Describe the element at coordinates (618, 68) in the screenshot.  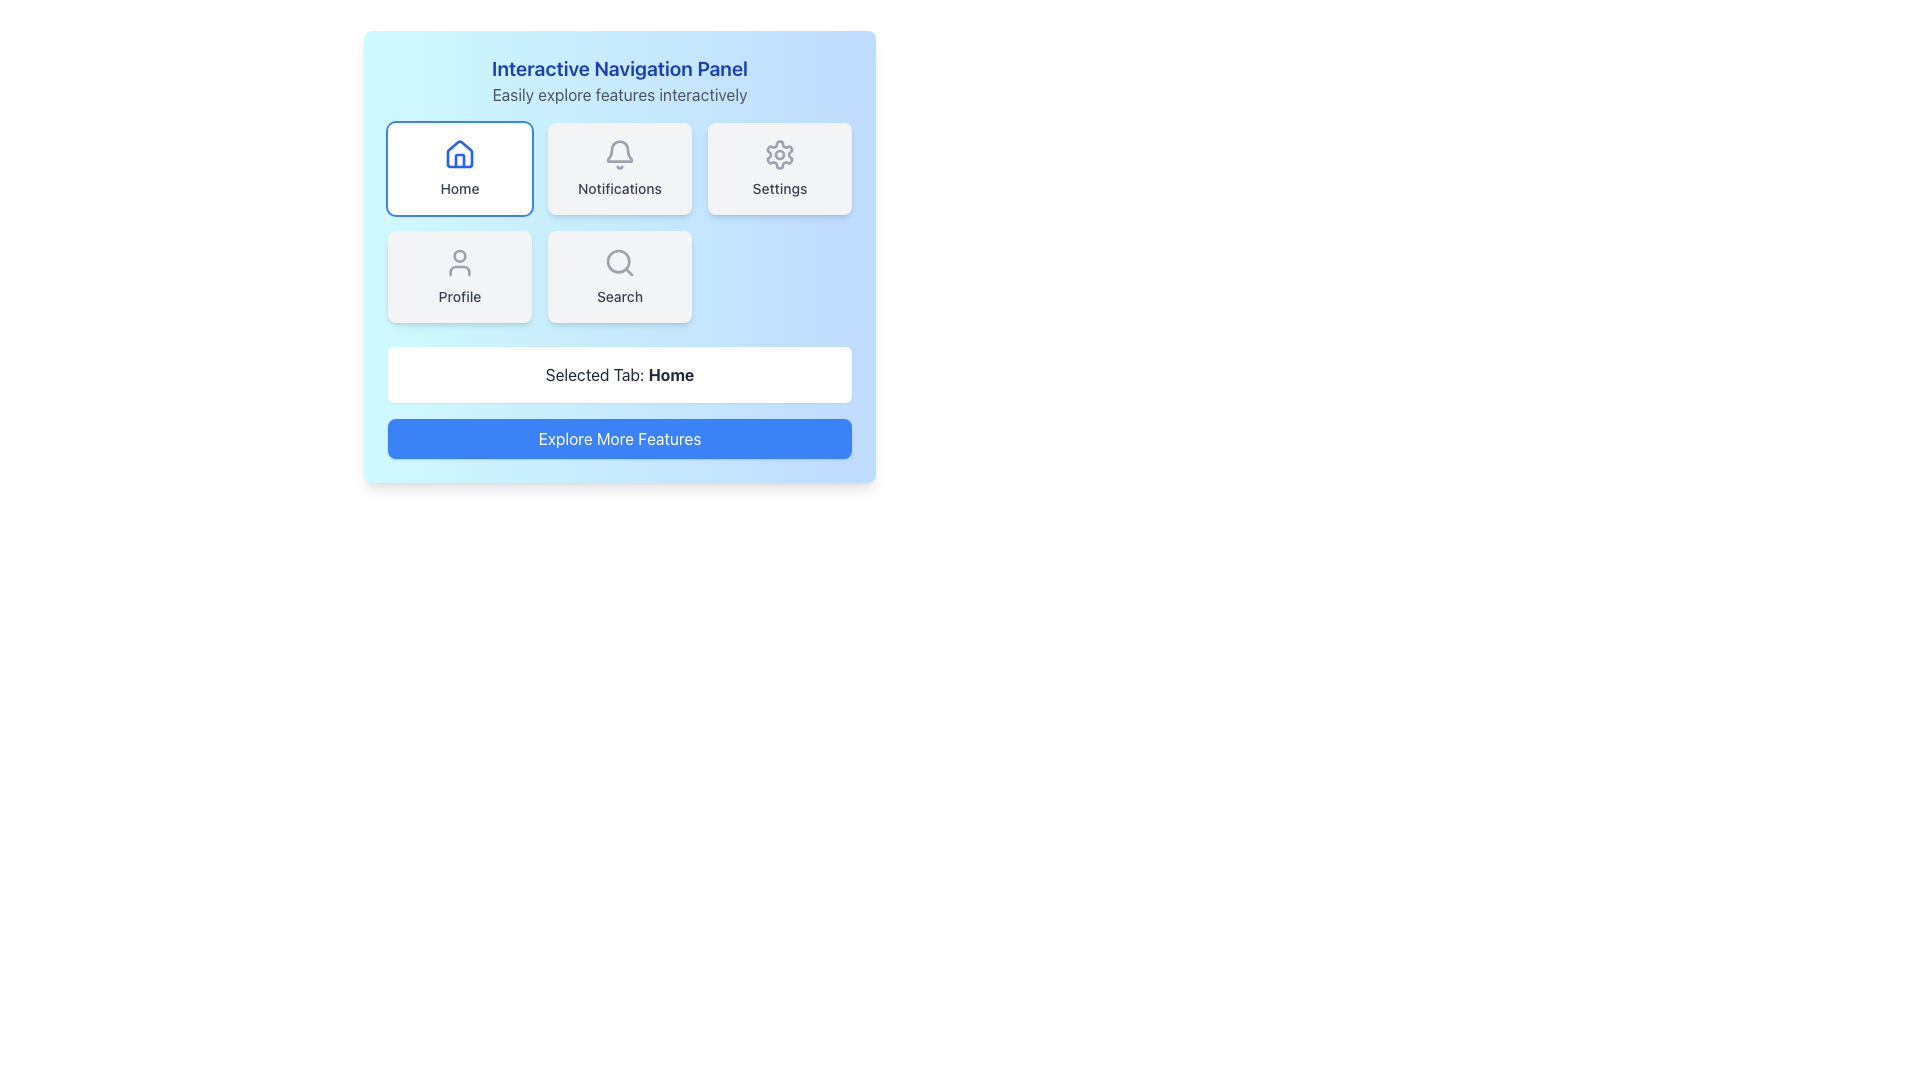
I see `the Text Label that serves as a heading or title for the section, located at the top of the interface and centered horizontally` at that location.